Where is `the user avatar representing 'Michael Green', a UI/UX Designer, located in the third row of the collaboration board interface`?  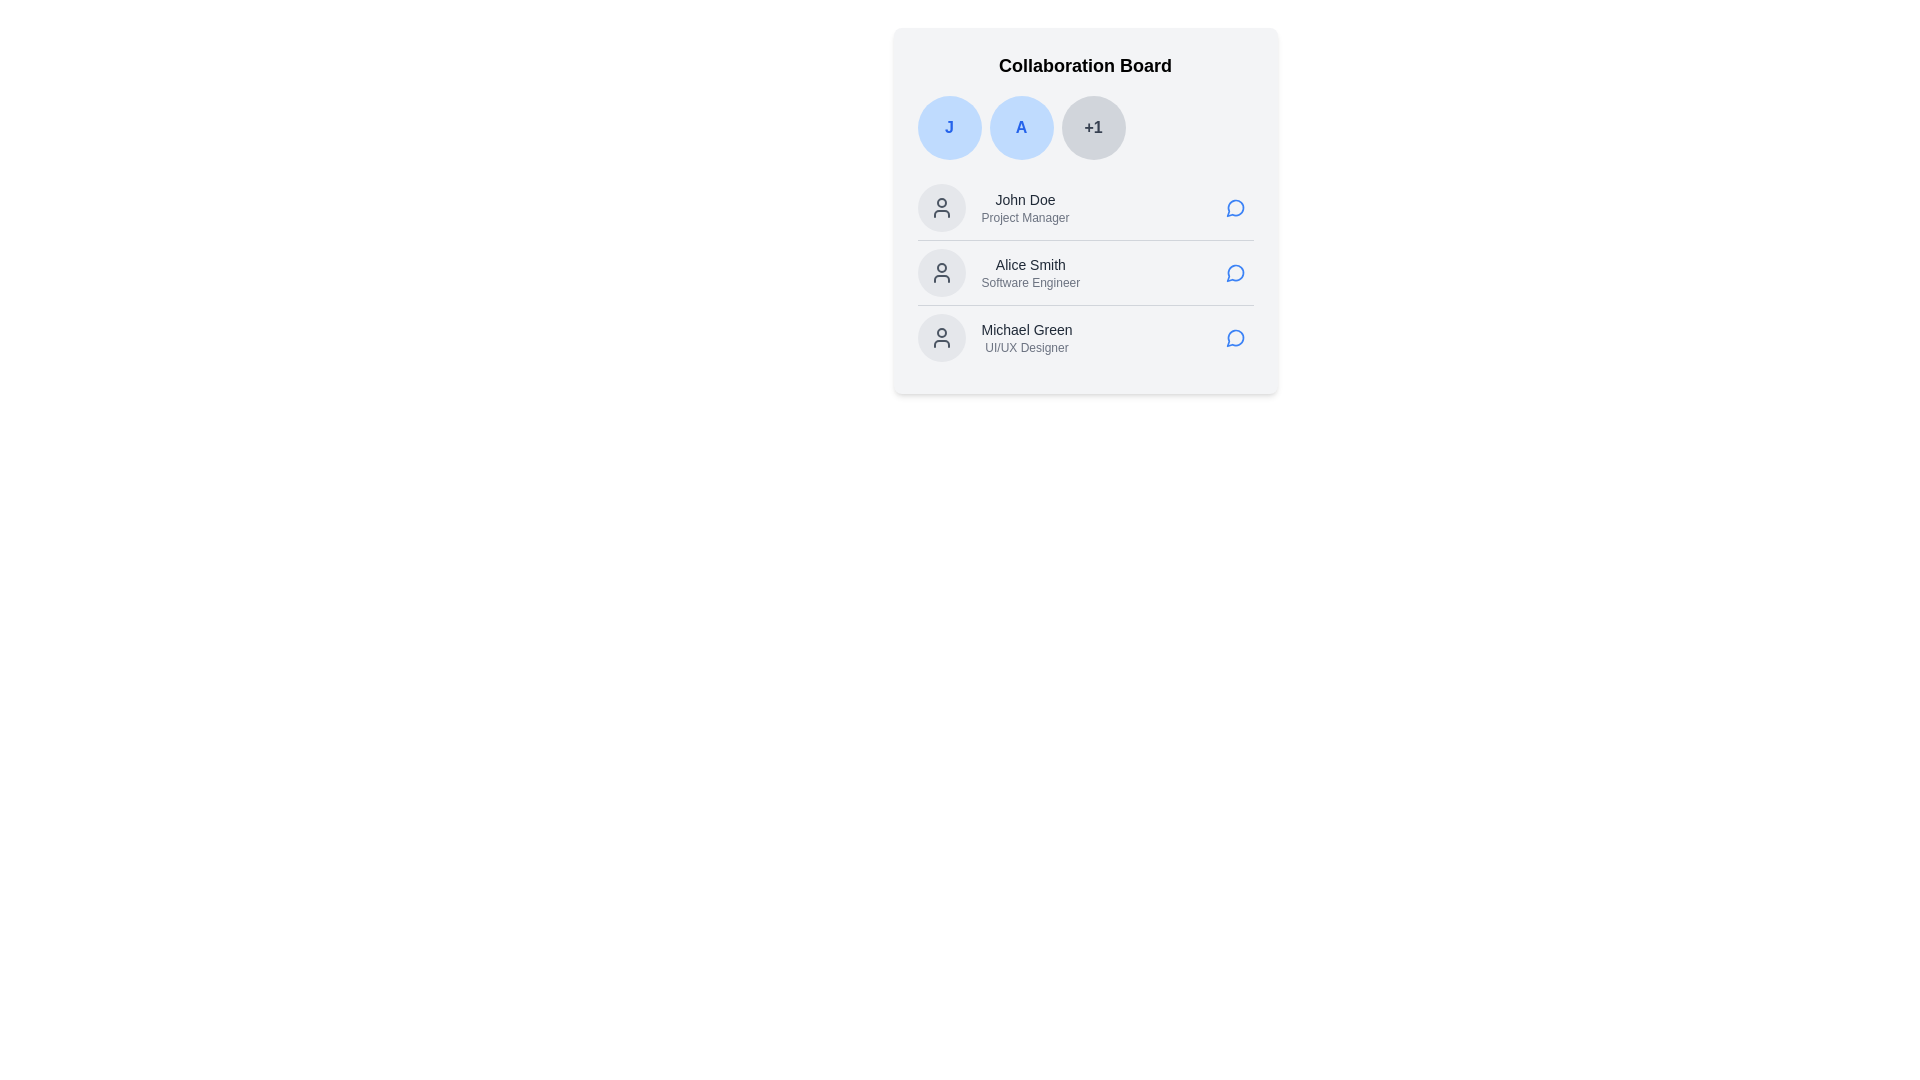 the user avatar representing 'Michael Green', a UI/UX Designer, located in the third row of the collaboration board interface is located at coordinates (940, 337).